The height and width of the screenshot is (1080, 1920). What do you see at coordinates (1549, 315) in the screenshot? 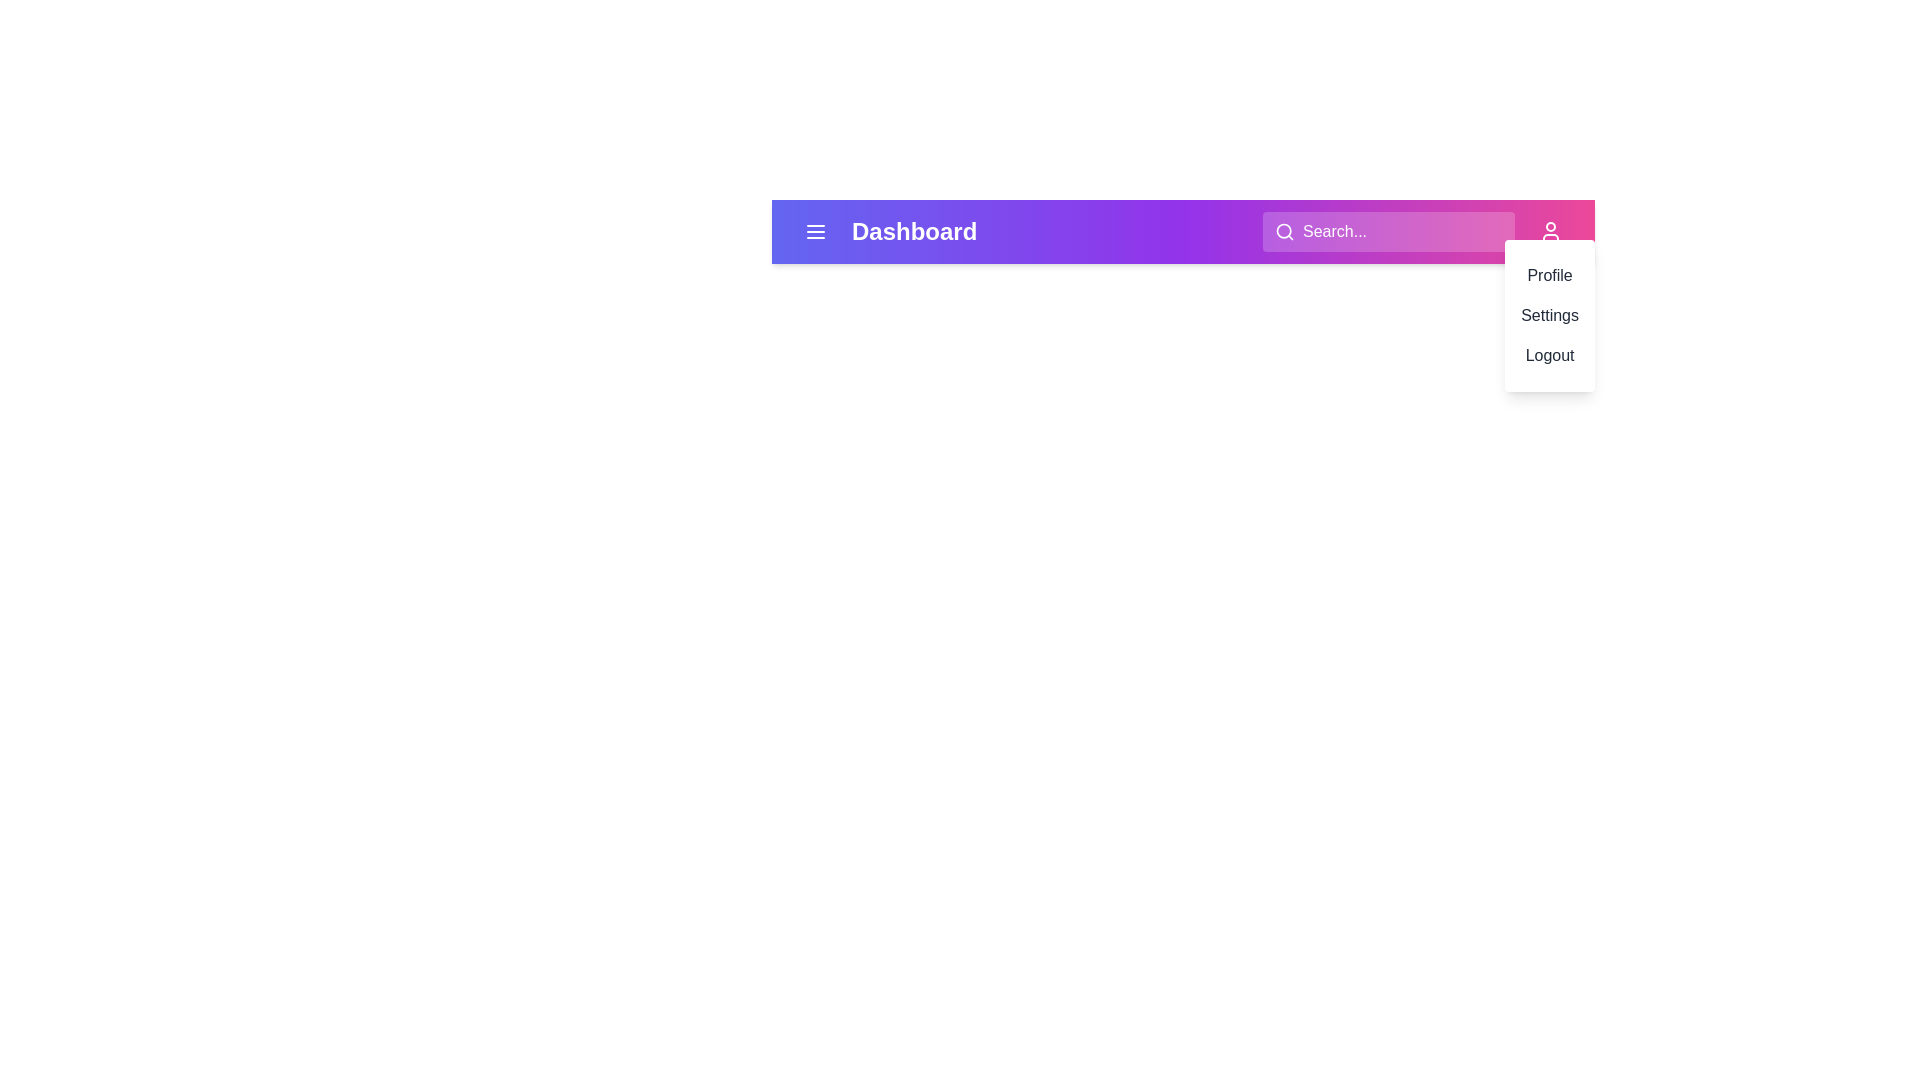
I see `the 'Settings' menu item` at bounding box center [1549, 315].